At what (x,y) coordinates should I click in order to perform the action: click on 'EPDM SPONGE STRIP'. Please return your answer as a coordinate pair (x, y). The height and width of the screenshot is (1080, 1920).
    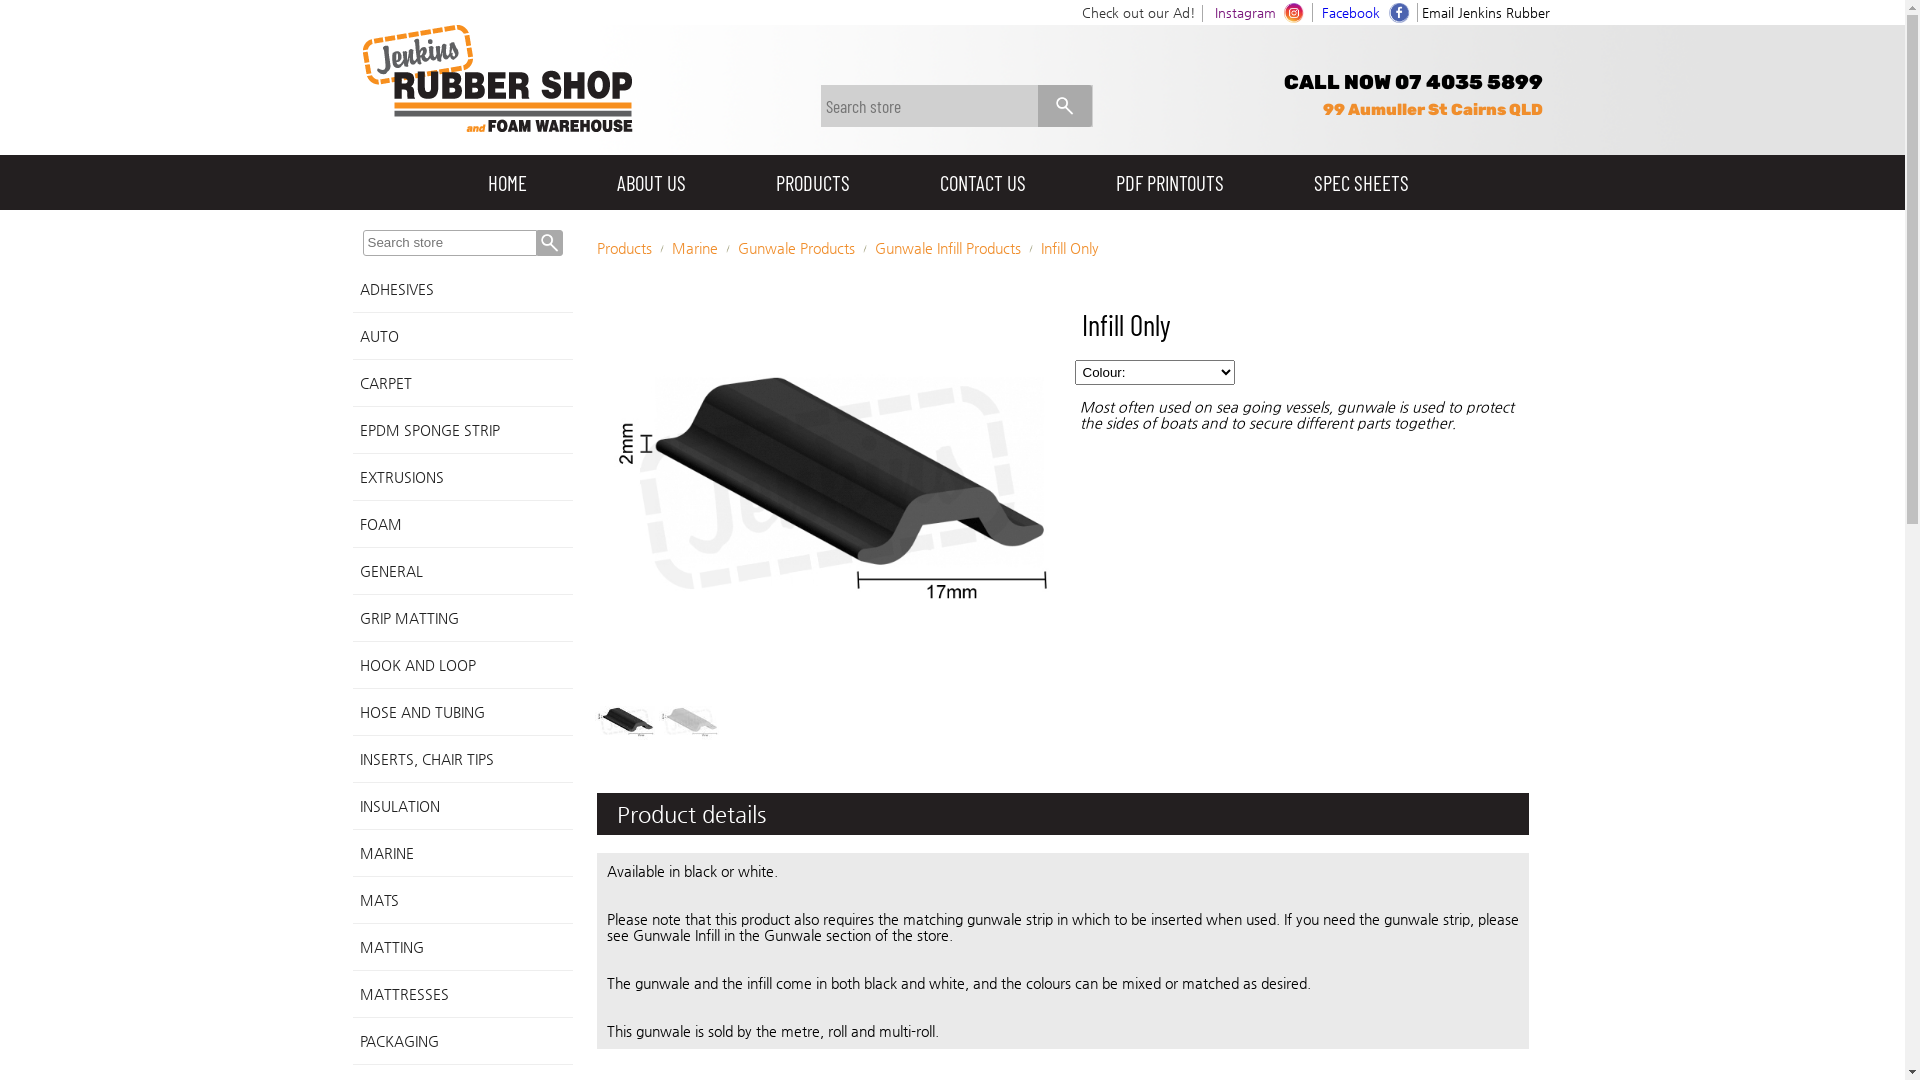
    Looking at the image, I should click on (460, 429).